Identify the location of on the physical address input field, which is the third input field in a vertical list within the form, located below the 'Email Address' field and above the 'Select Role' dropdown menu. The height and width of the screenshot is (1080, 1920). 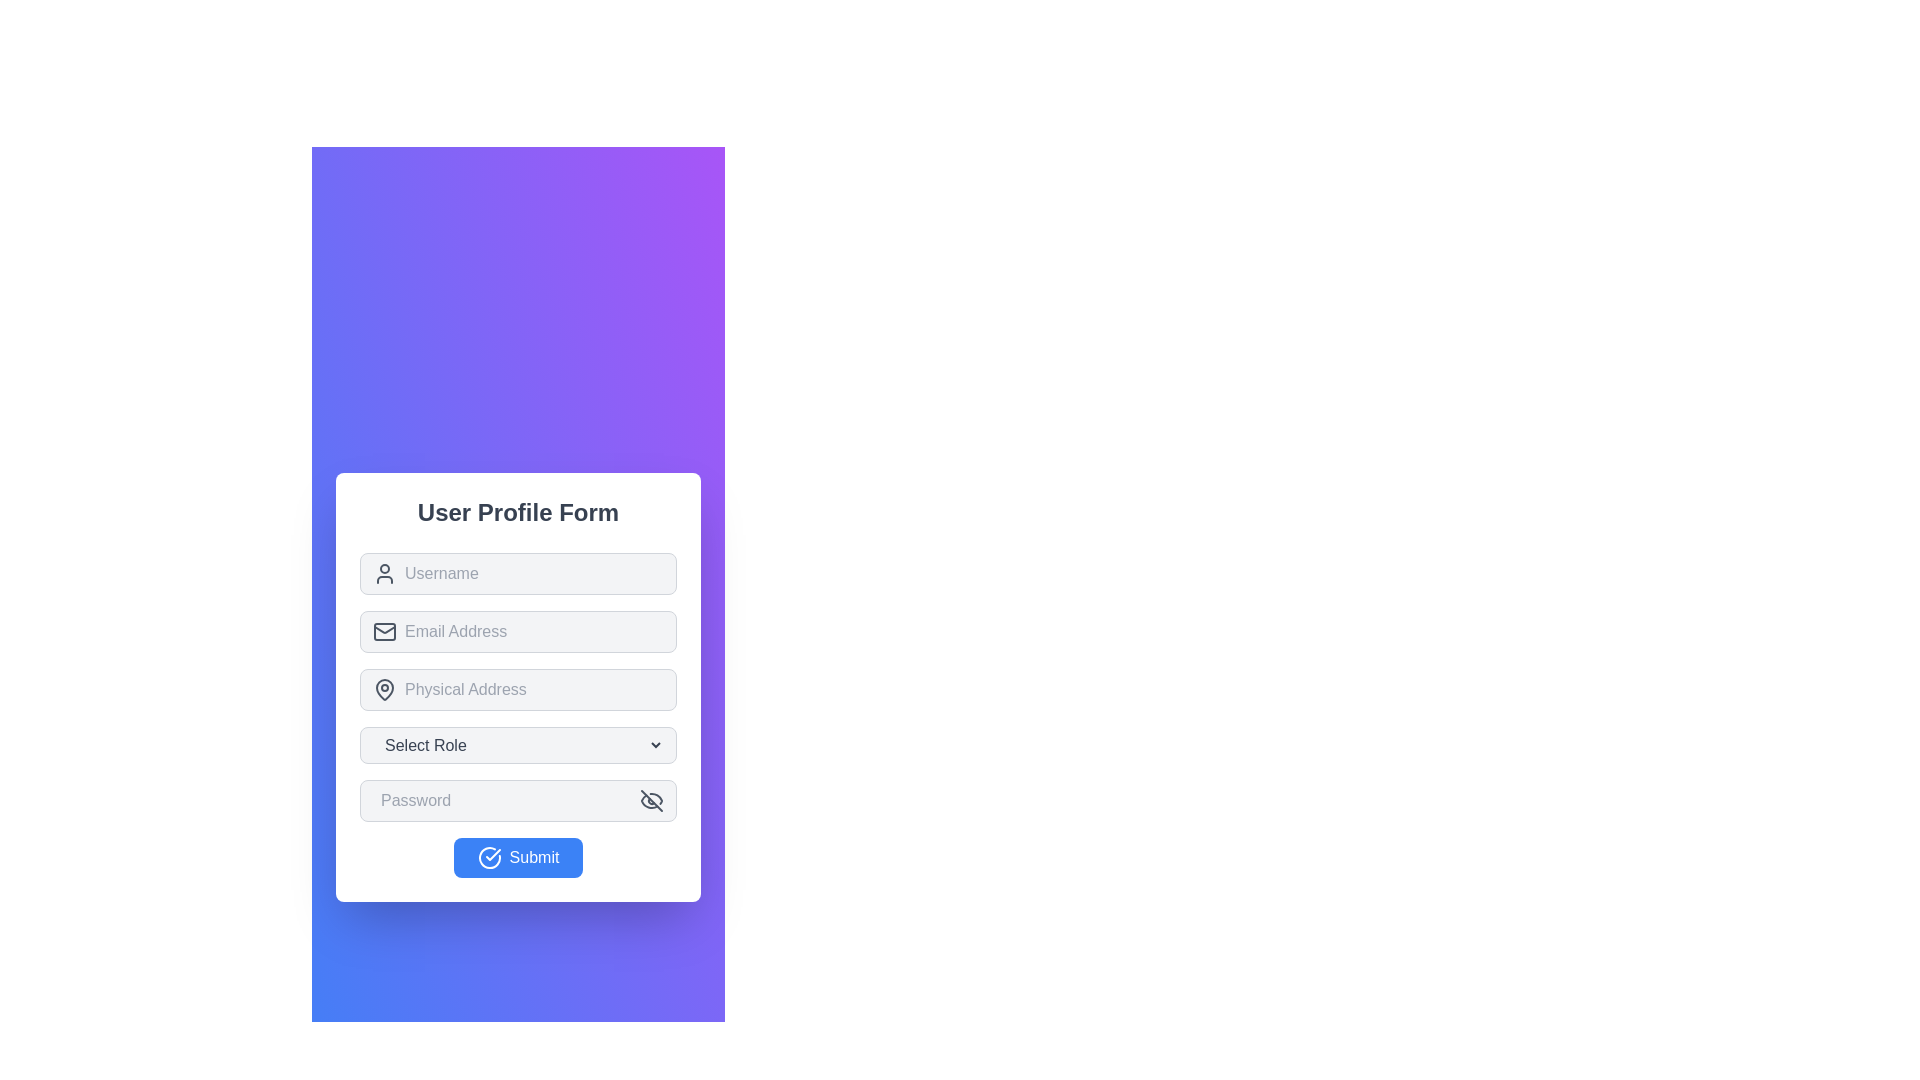
(518, 688).